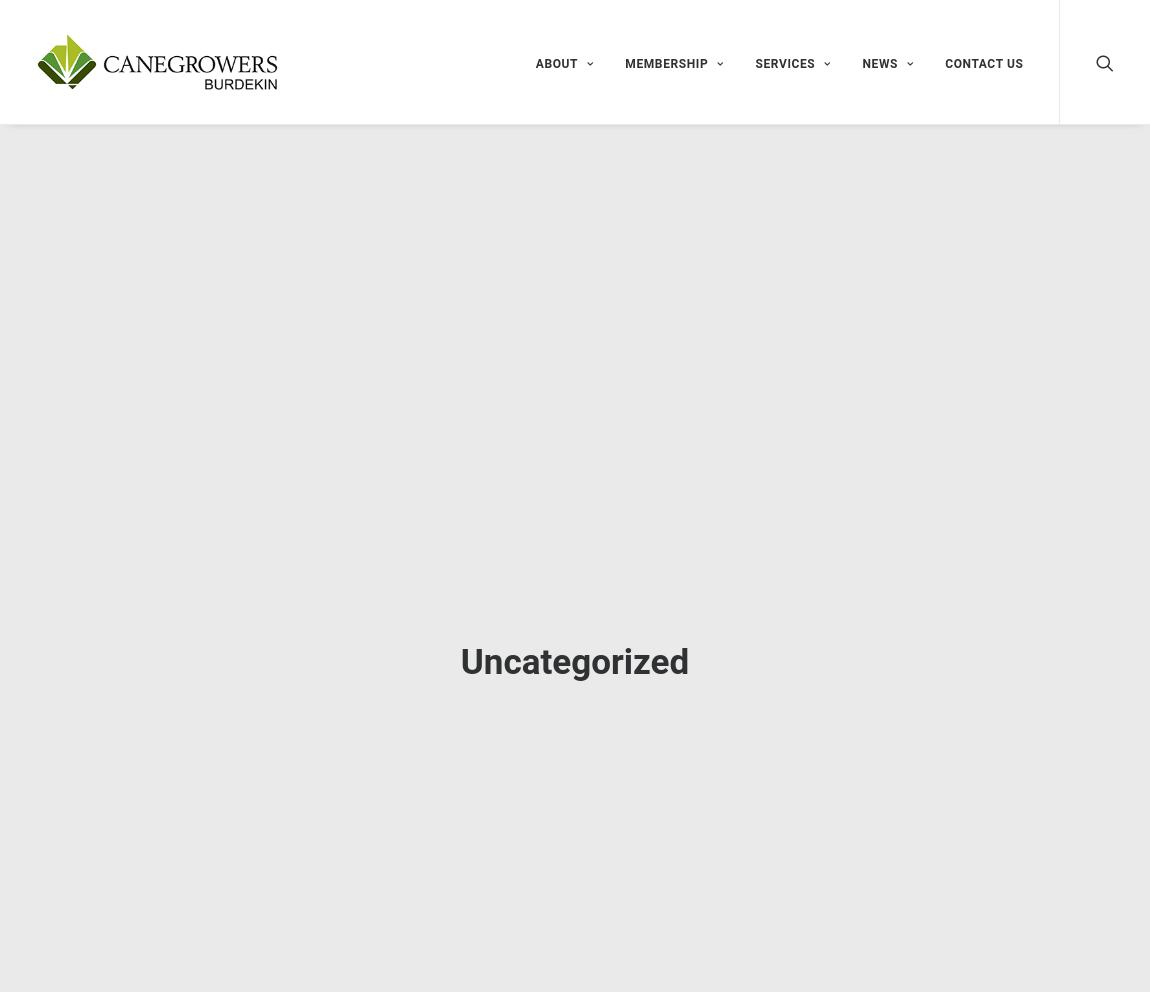  What do you see at coordinates (882, 565) in the screenshot?
I see `'Mill Update – 17th June 2021'` at bounding box center [882, 565].